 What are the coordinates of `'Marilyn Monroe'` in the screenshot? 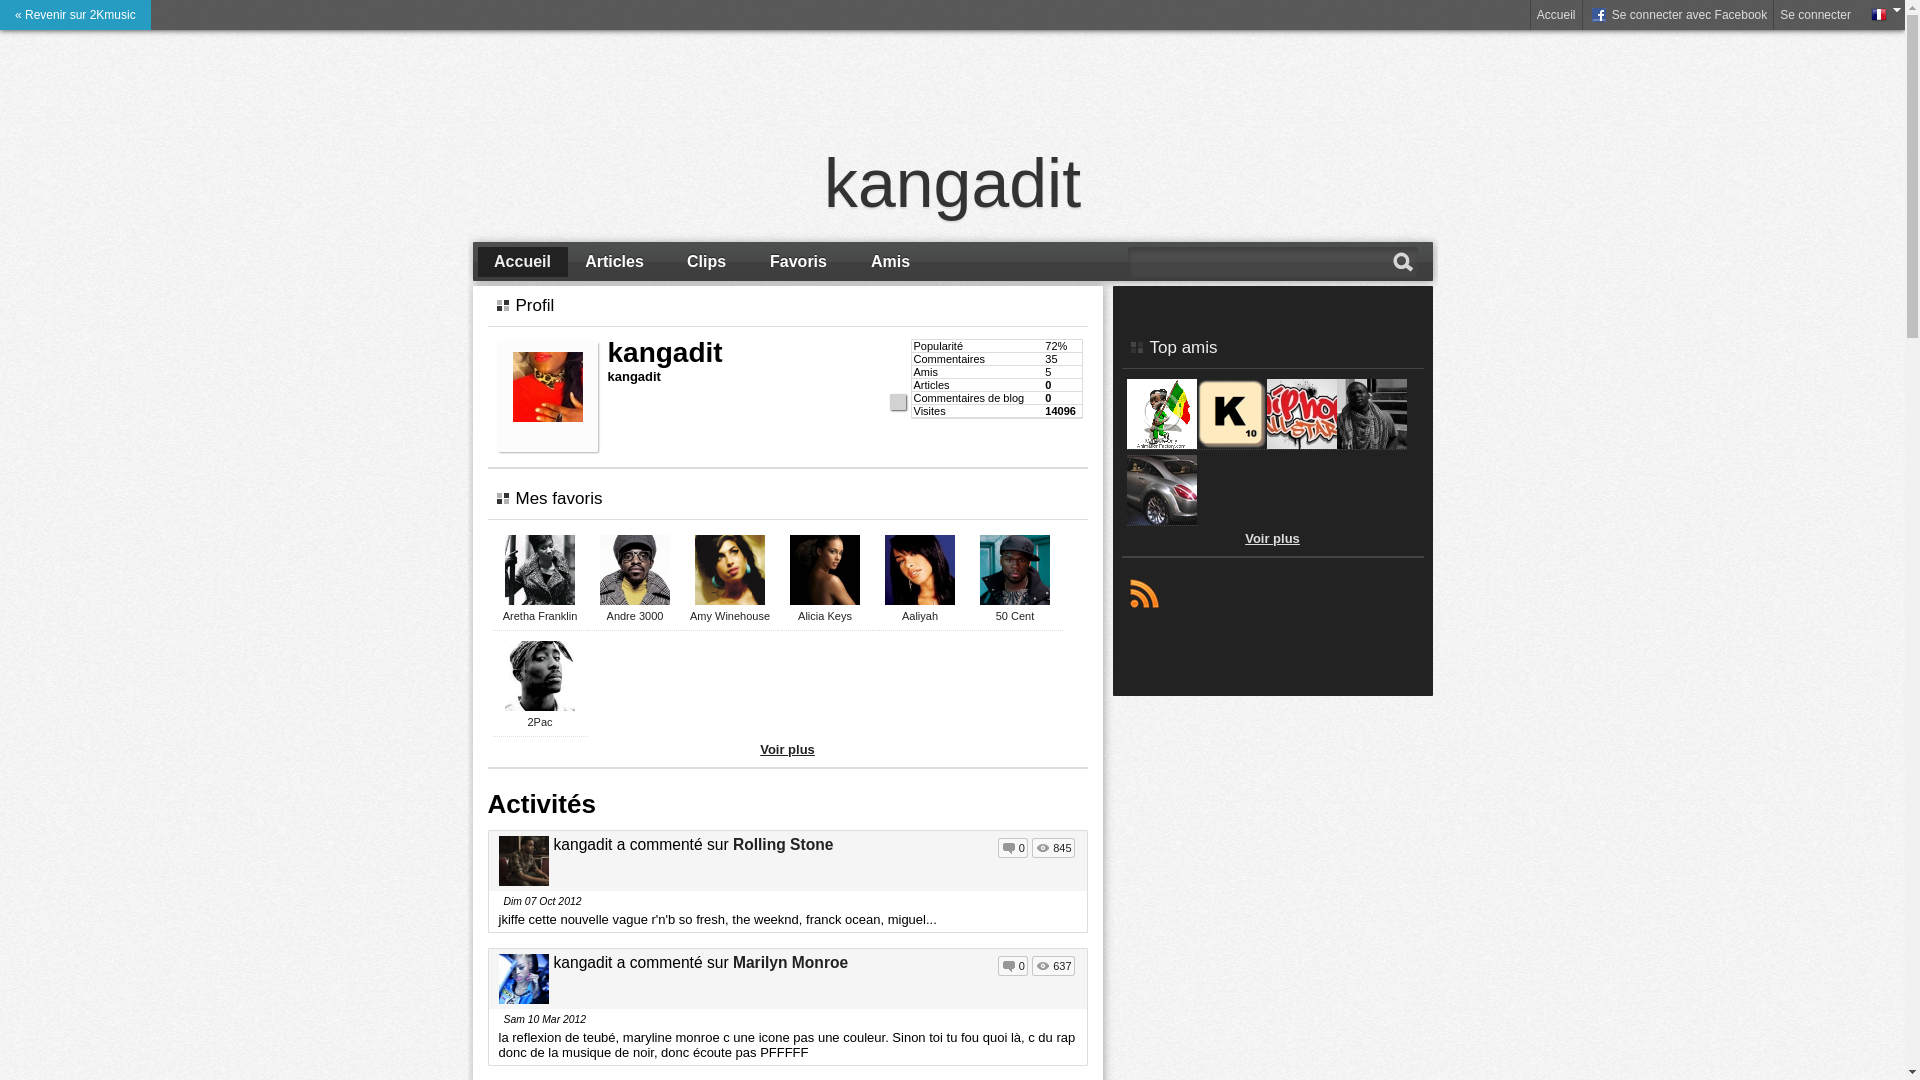 It's located at (789, 961).